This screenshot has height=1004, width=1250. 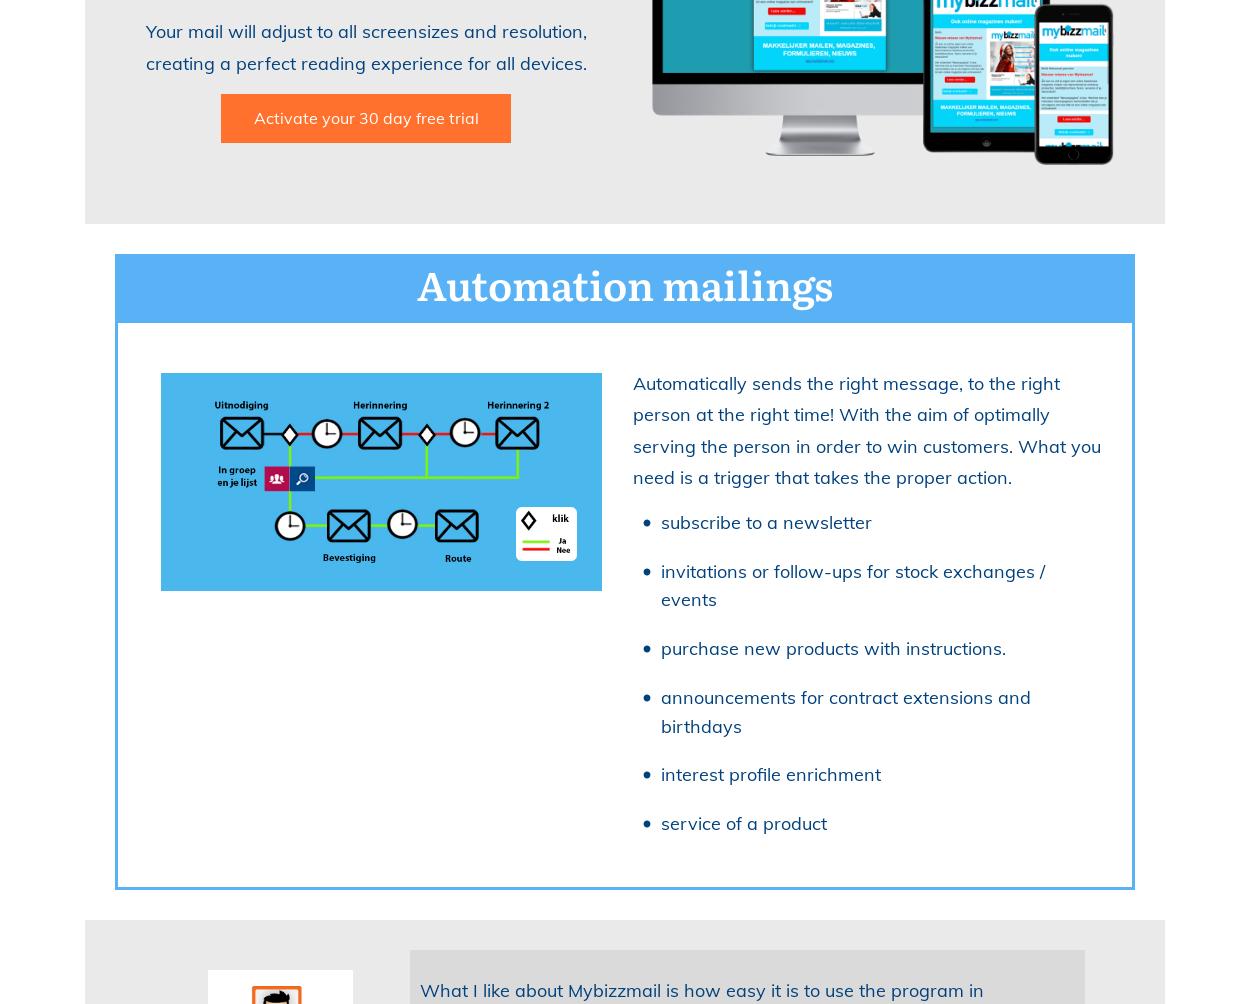 What do you see at coordinates (660, 774) in the screenshot?
I see `'interest profile enrichment'` at bounding box center [660, 774].